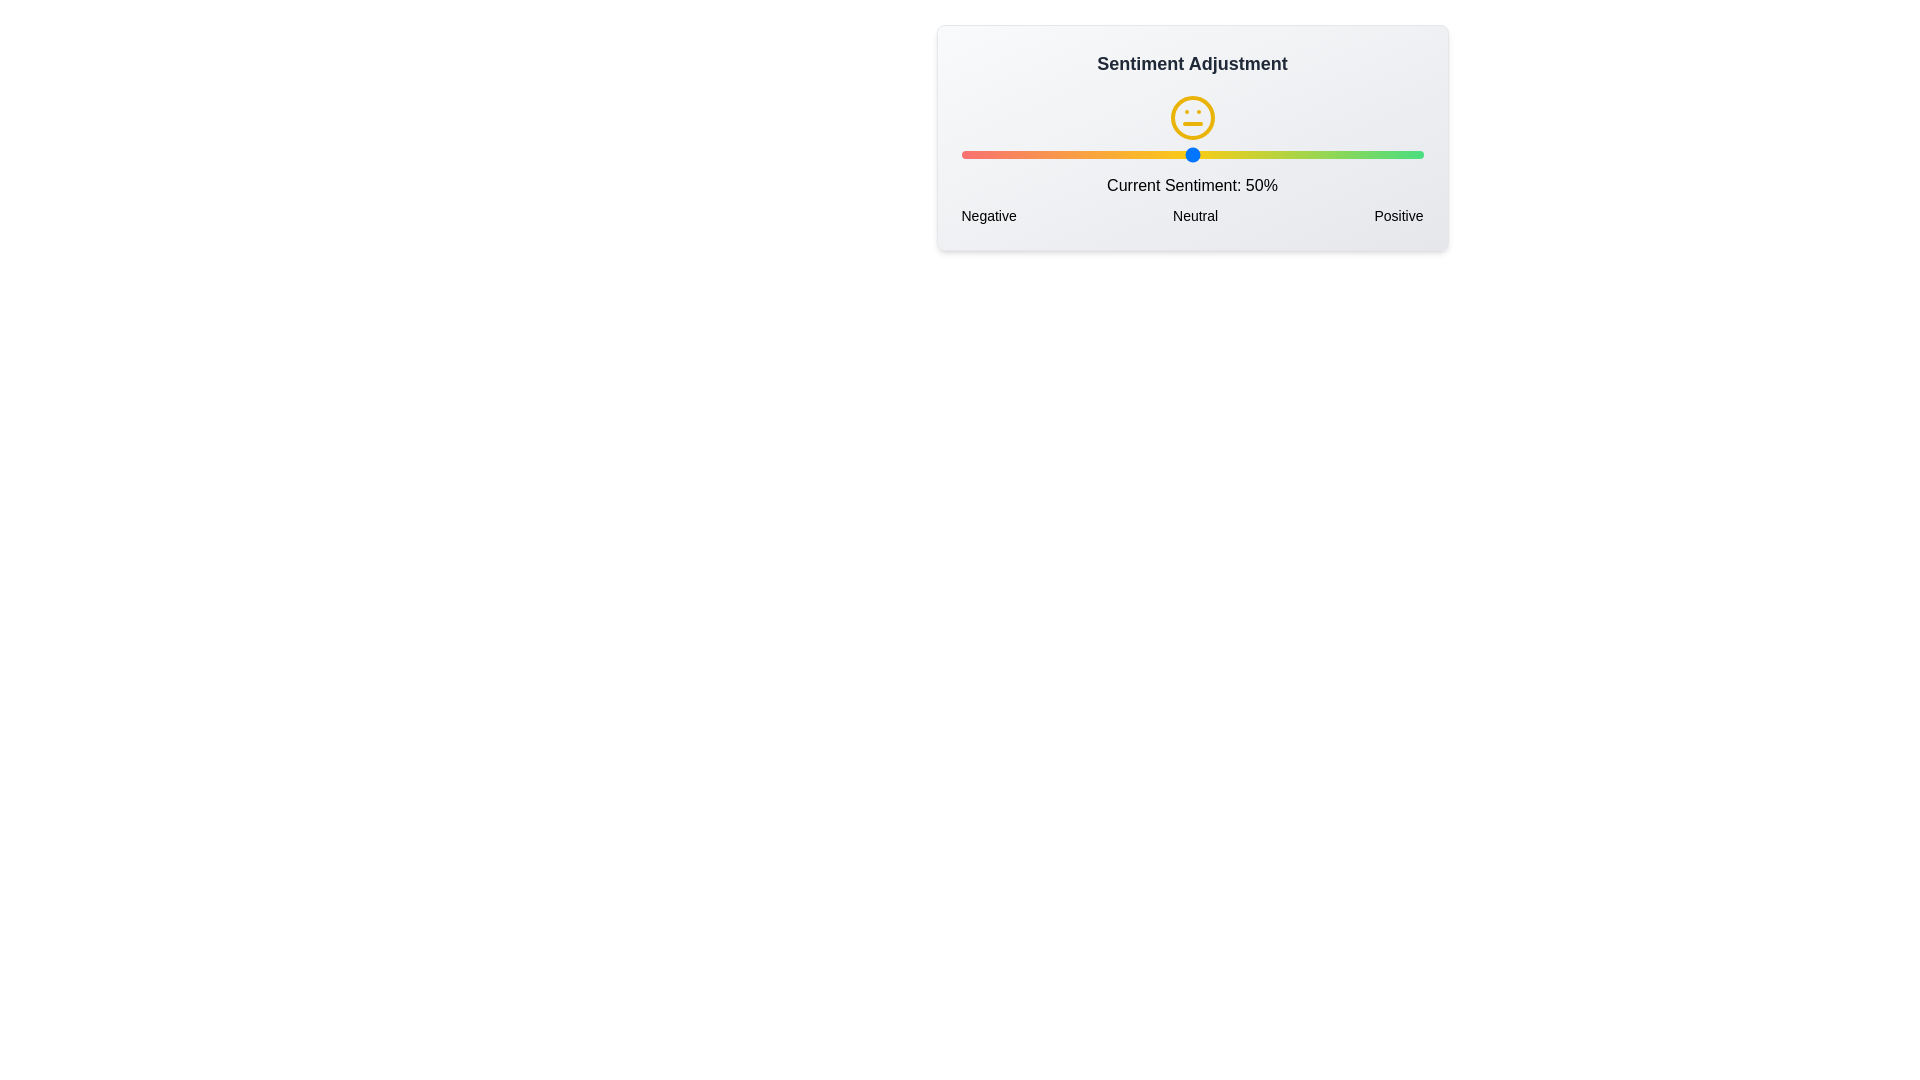 The width and height of the screenshot is (1920, 1080). What do you see at coordinates (1164, 153) in the screenshot?
I see `the sentiment slider to 44% to observe the corresponding sentiment icon` at bounding box center [1164, 153].